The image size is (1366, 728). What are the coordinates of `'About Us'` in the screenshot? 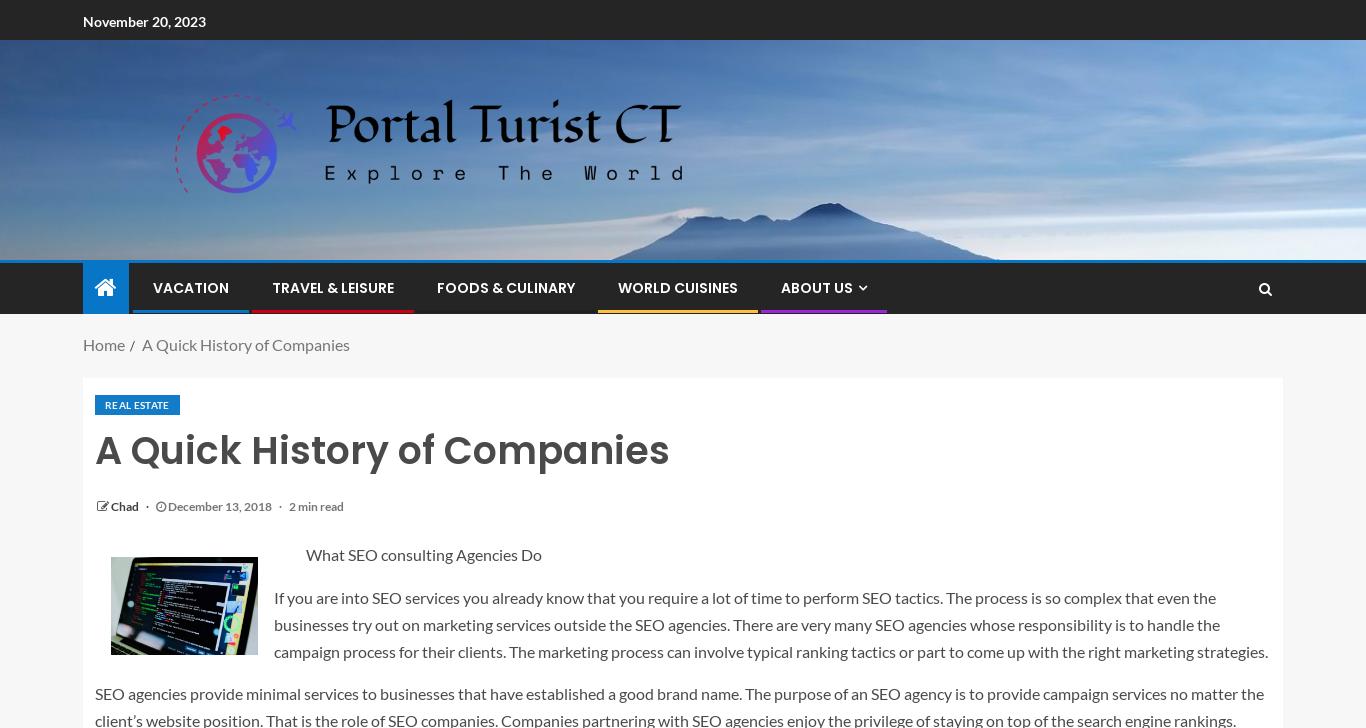 It's located at (780, 287).